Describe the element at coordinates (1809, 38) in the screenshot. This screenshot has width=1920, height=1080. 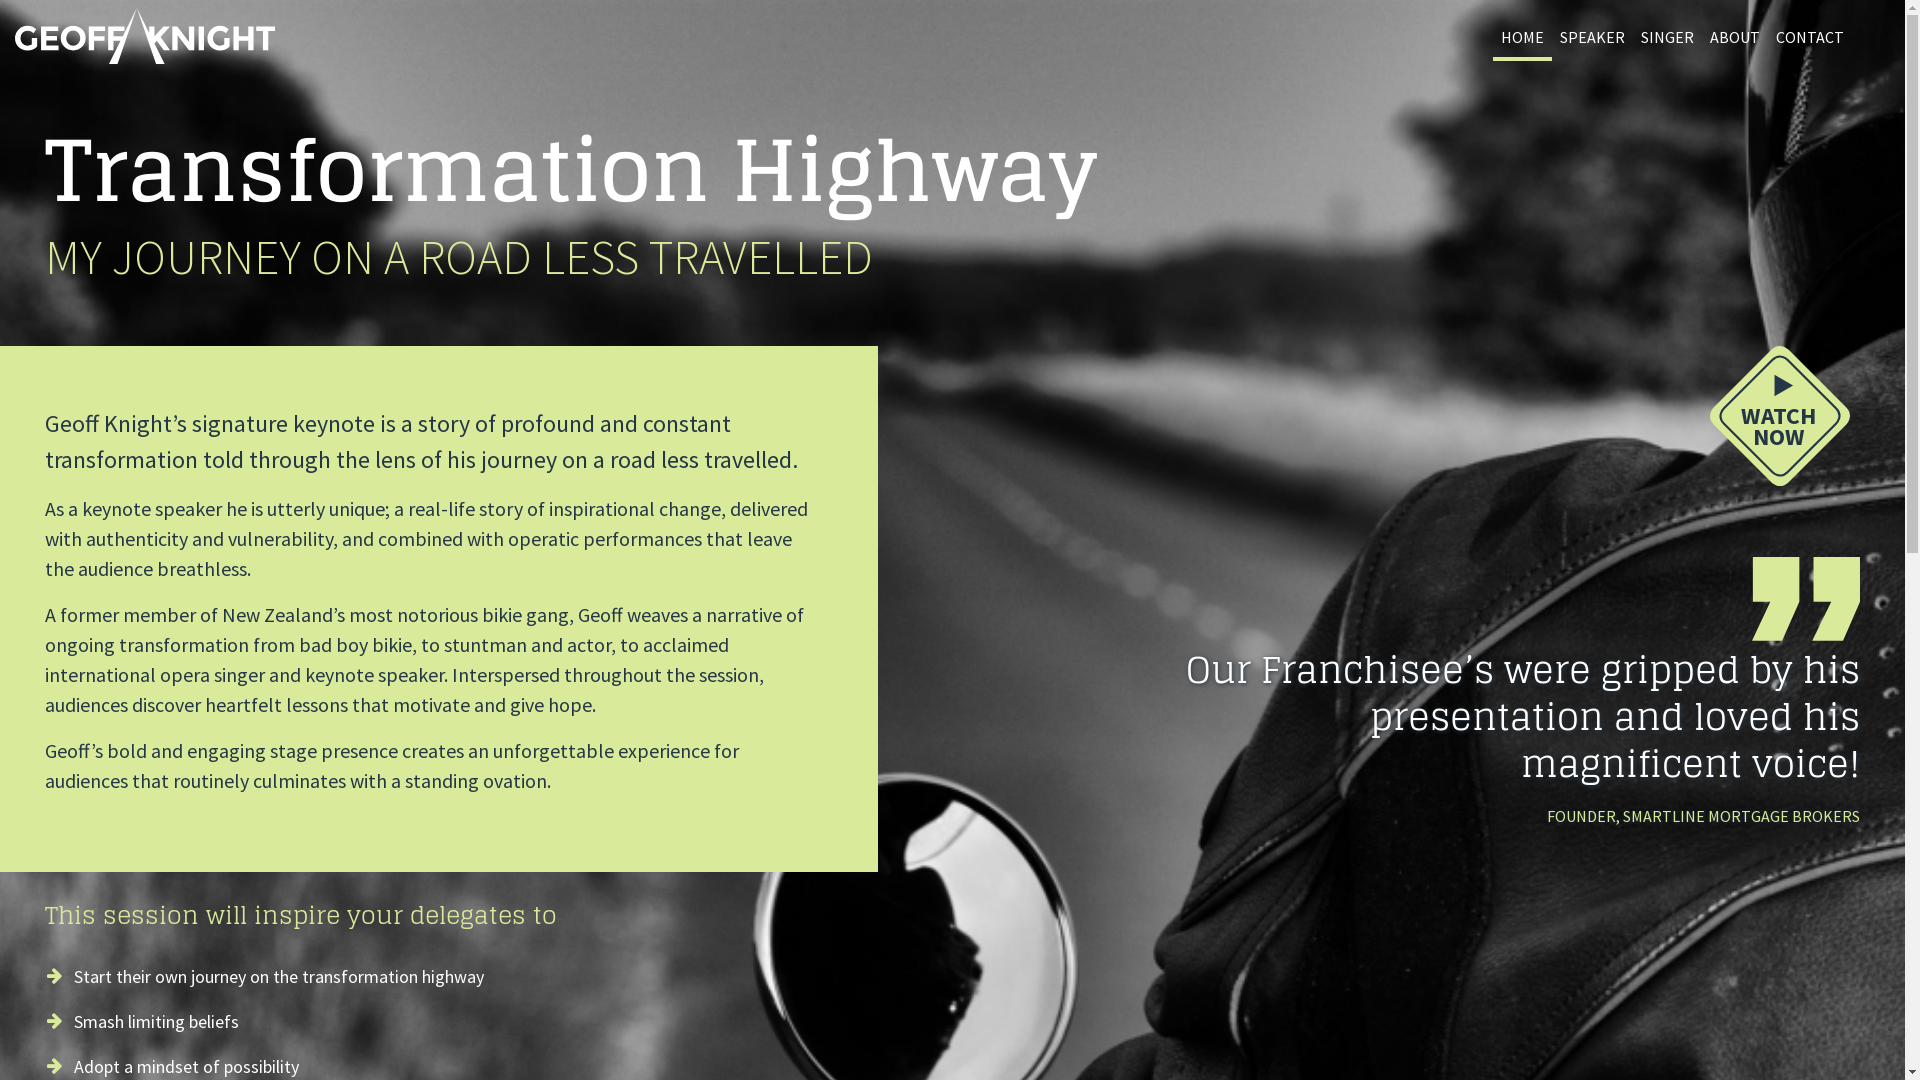
I see `'CONTACT'` at that location.